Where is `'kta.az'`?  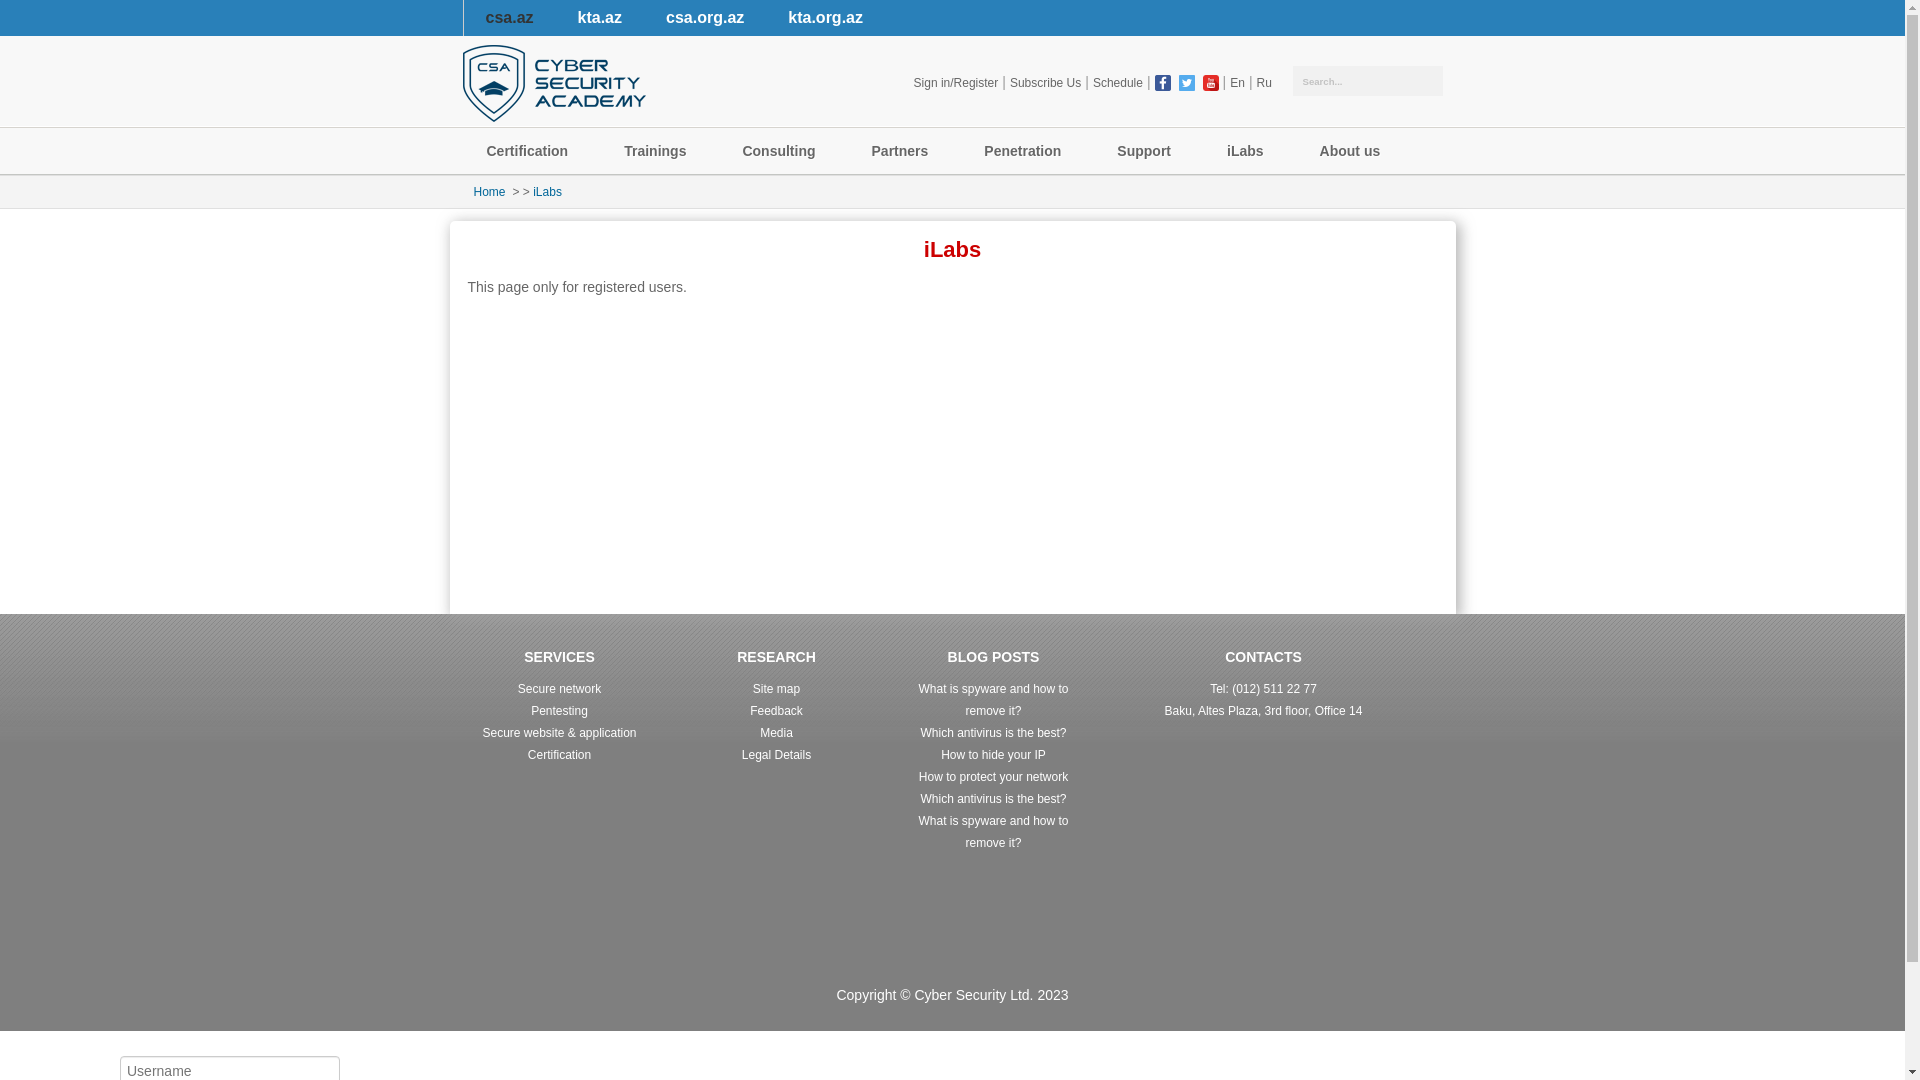
'kta.az' is located at coordinates (556, 18).